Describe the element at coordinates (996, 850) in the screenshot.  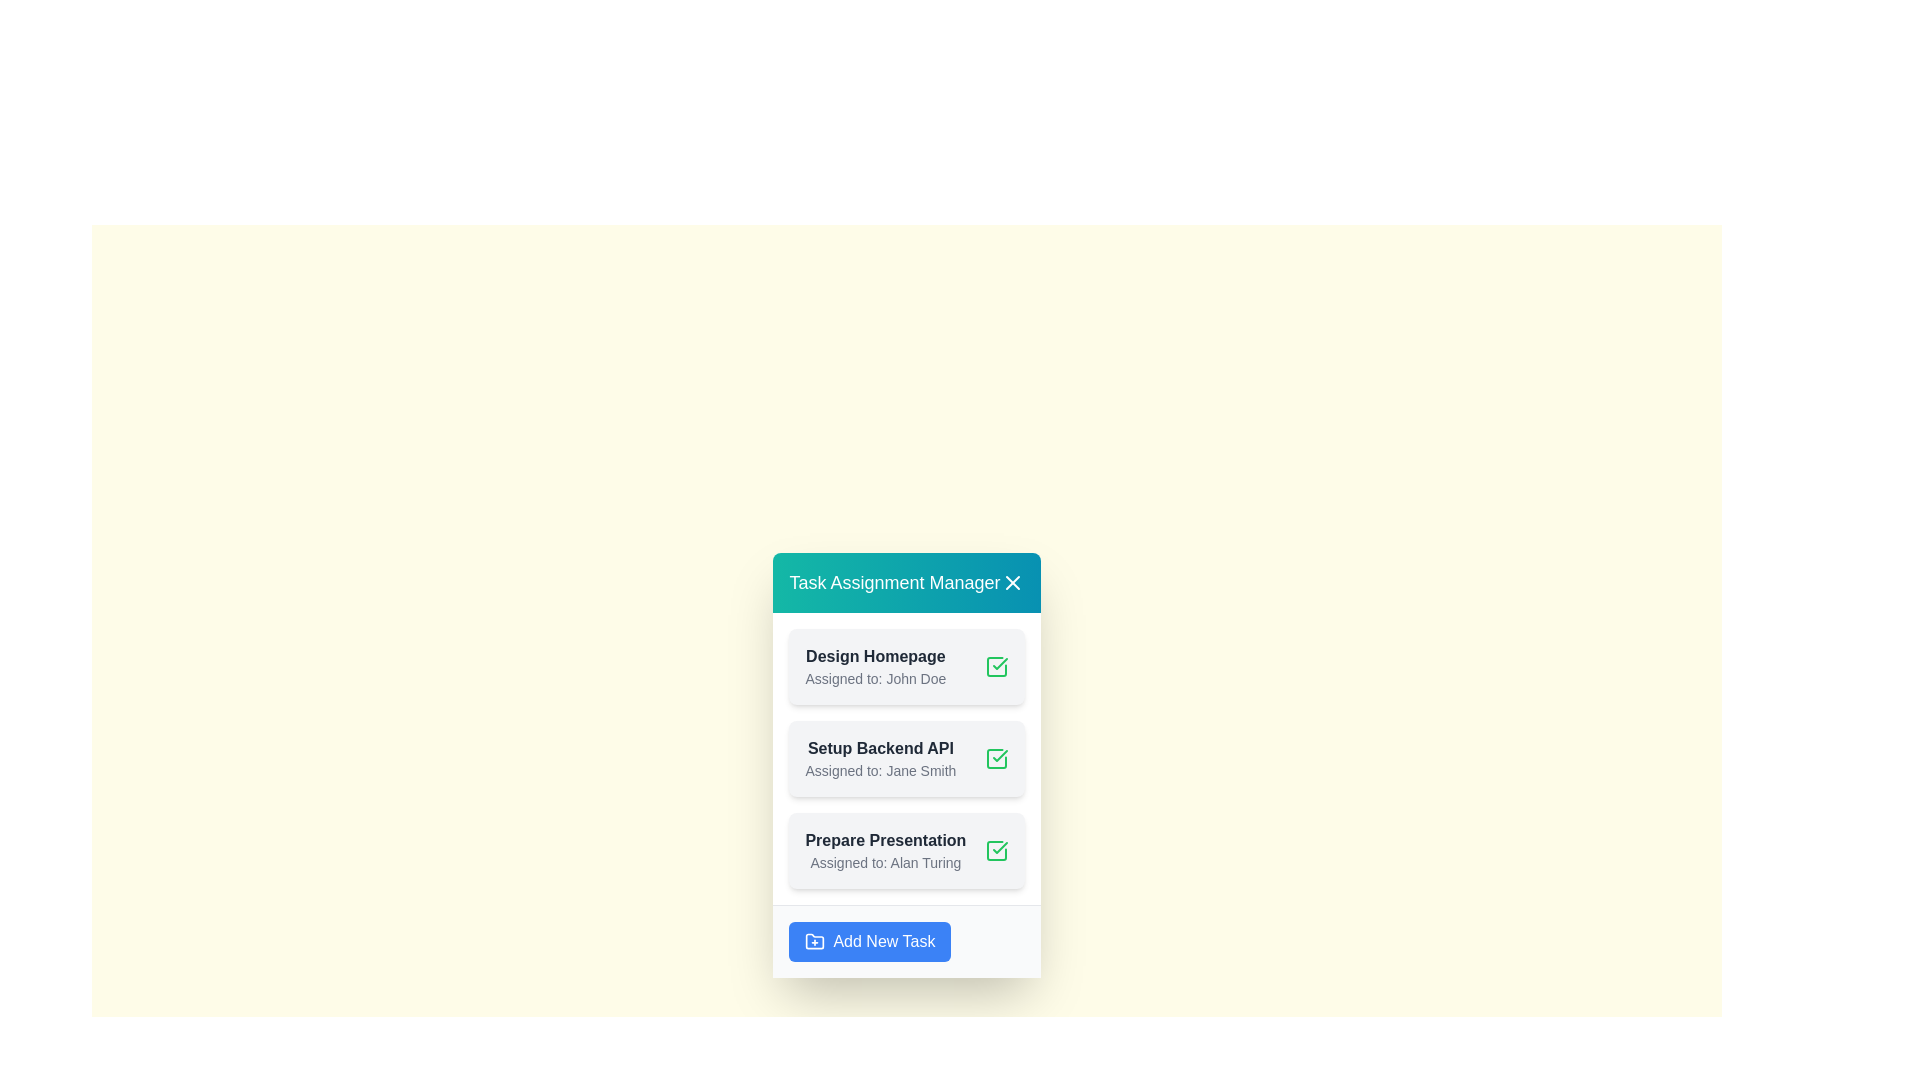
I see `the checkmark icon for the task 'Prepare Presentation' to mark it as completed` at that location.